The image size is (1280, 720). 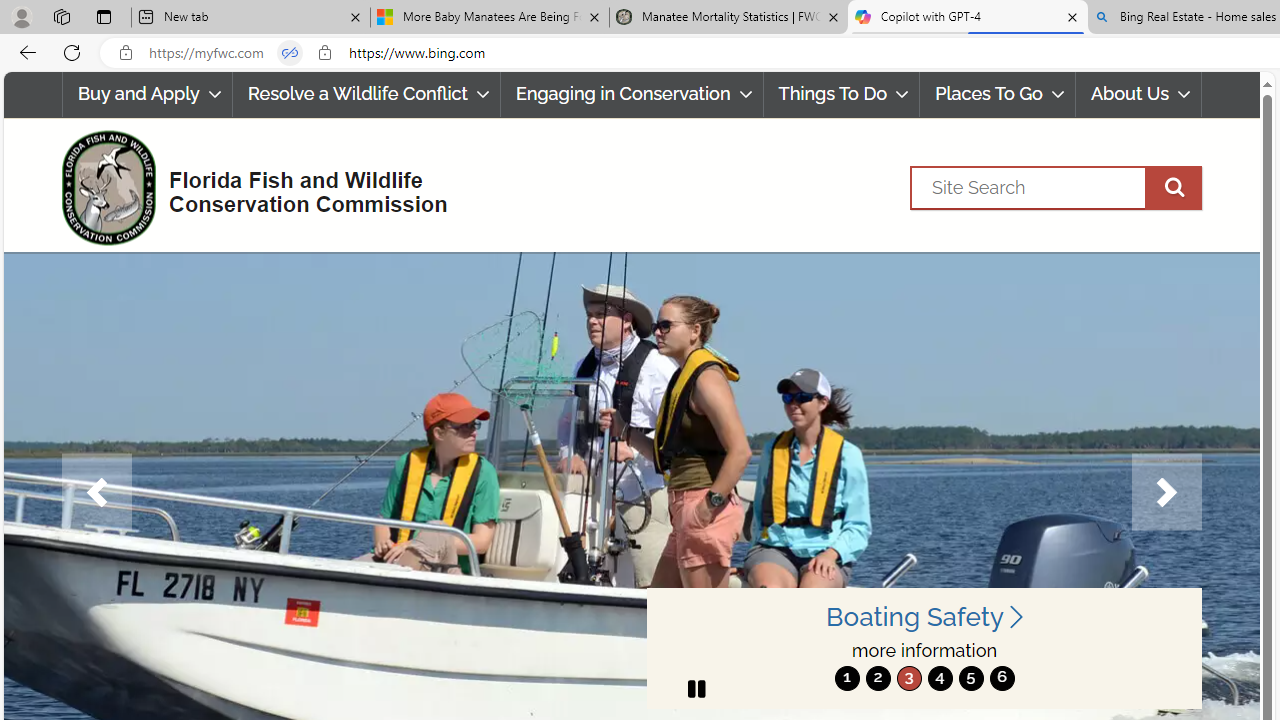 What do you see at coordinates (146, 94) in the screenshot?
I see `'Buy and Apply'` at bounding box center [146, 94].